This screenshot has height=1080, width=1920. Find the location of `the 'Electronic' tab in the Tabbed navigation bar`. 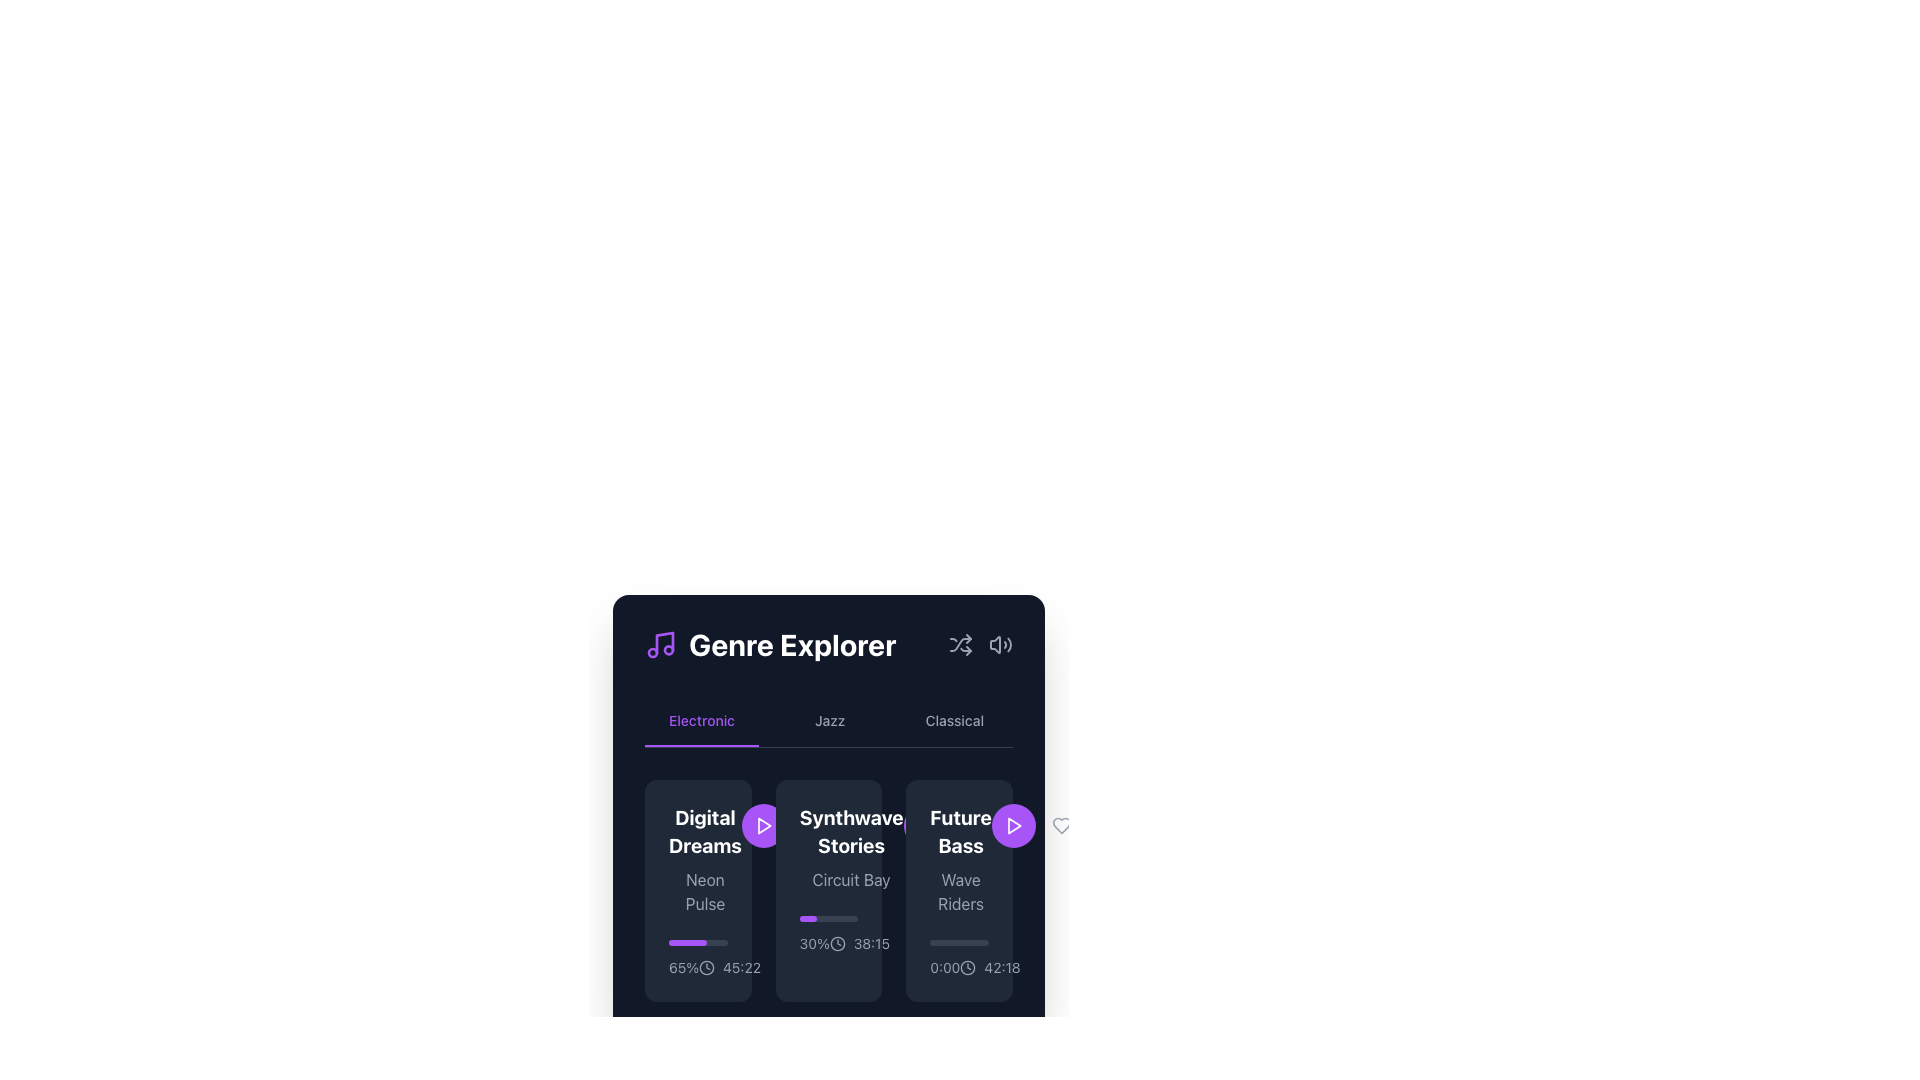

the 'Electronic' tab in the Tabbed navigation bar is located at coordinates (829, 721).